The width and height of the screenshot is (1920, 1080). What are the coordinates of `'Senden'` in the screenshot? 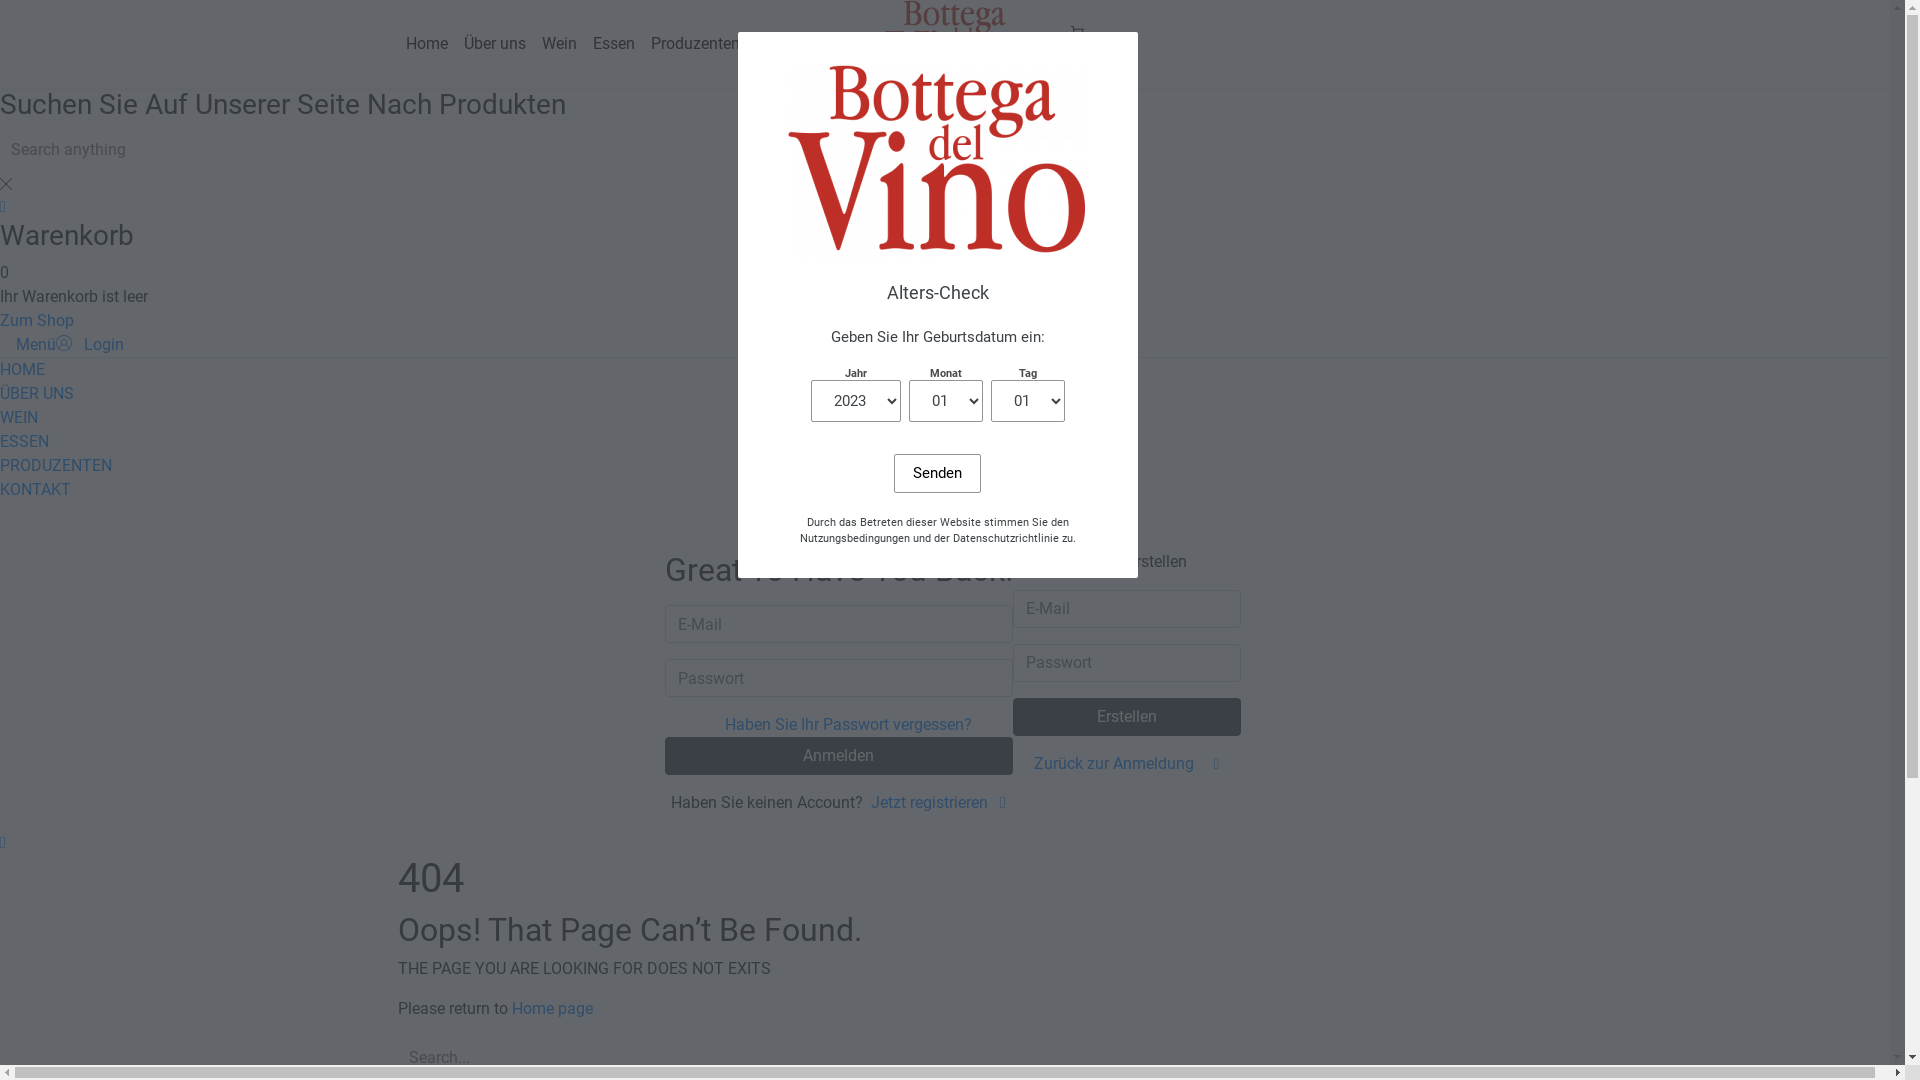 It's located at (892, 473).